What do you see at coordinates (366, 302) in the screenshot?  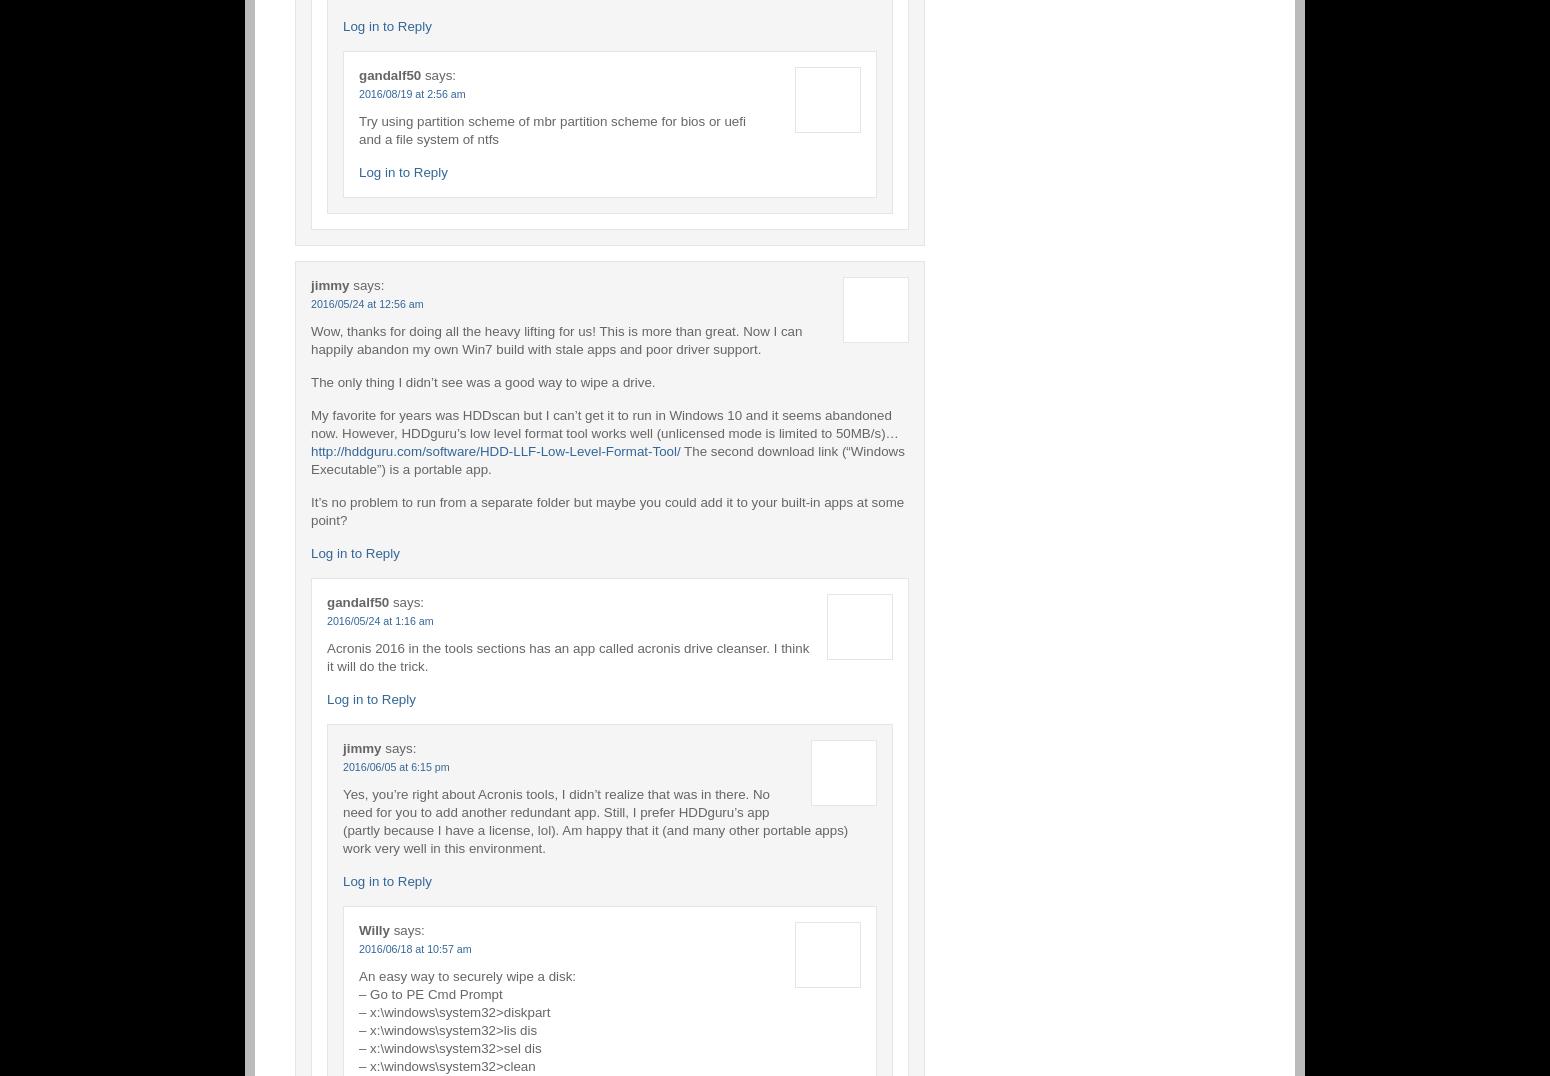 I see `'2016/05/24 at 12:56 am'` at bounding box center [366, 302].